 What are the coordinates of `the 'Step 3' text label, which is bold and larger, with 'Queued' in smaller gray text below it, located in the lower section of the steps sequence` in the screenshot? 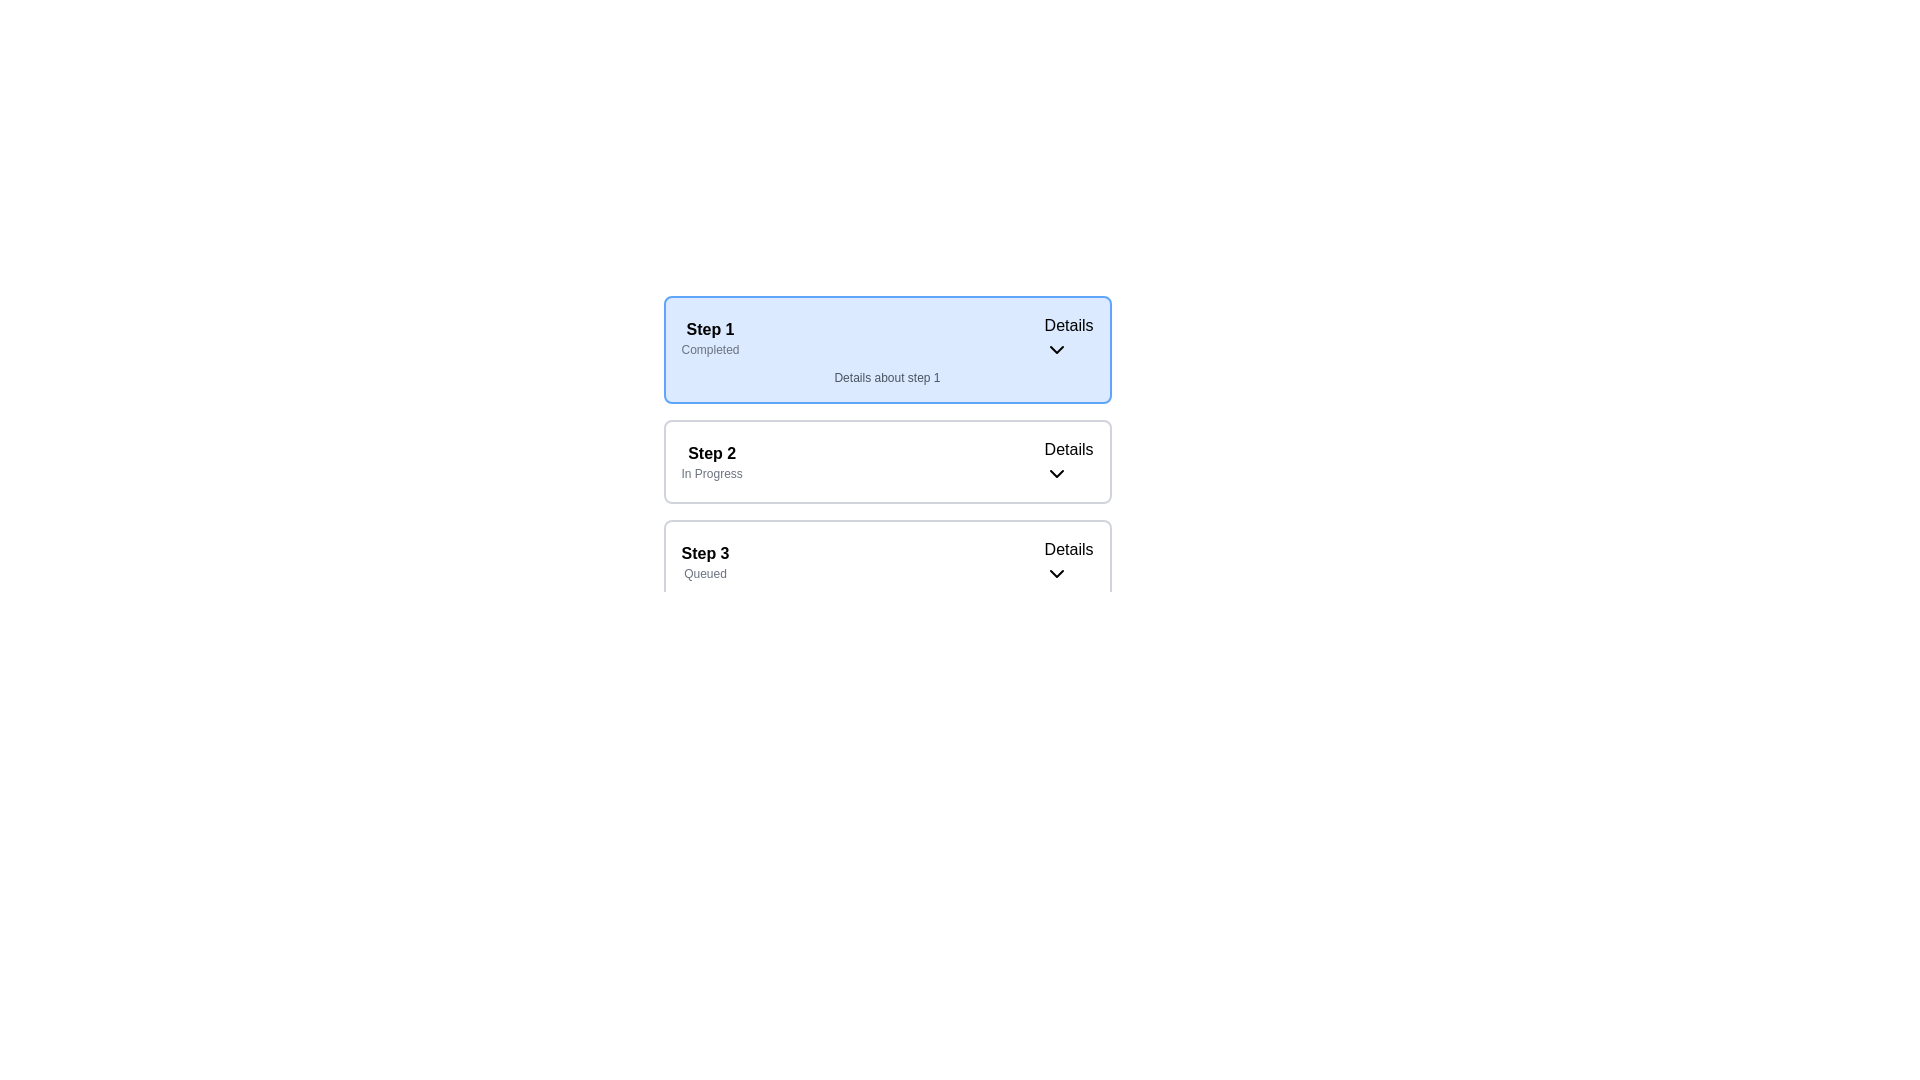 It's located at (705, 562).